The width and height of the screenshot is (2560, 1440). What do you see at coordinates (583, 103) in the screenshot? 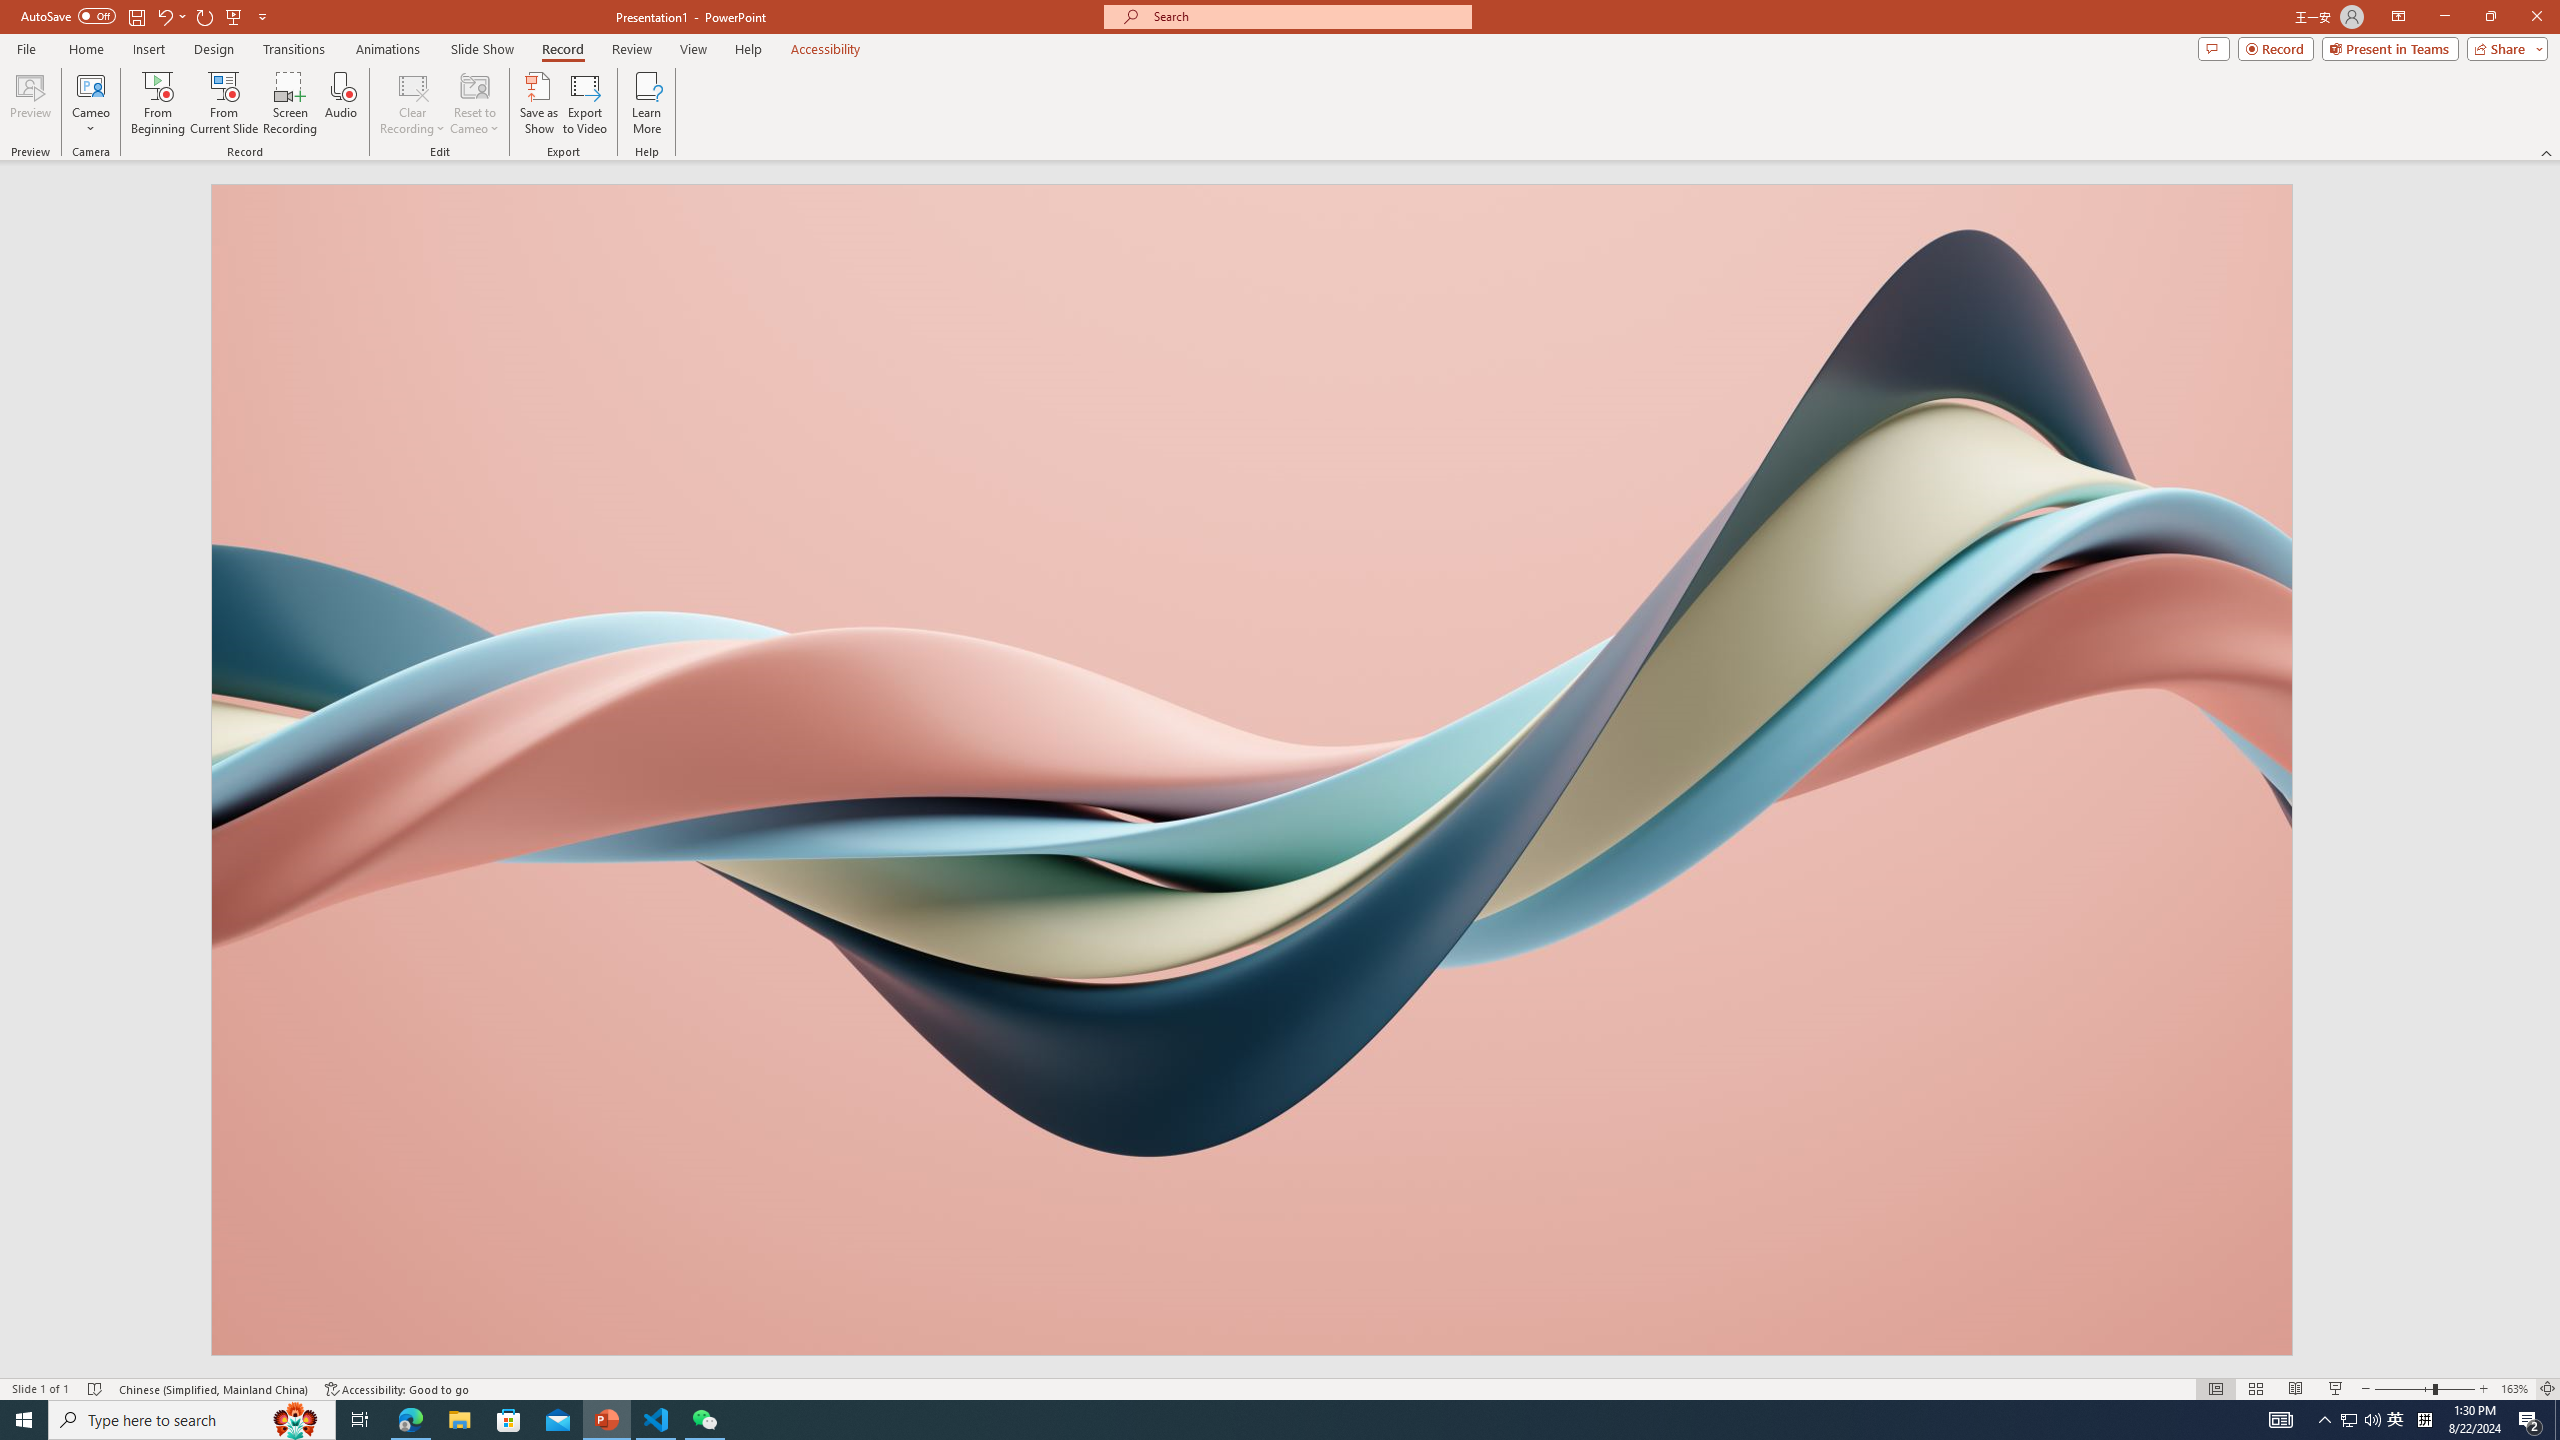
I see `'Export to Video'` at bounding box center [583, 103].